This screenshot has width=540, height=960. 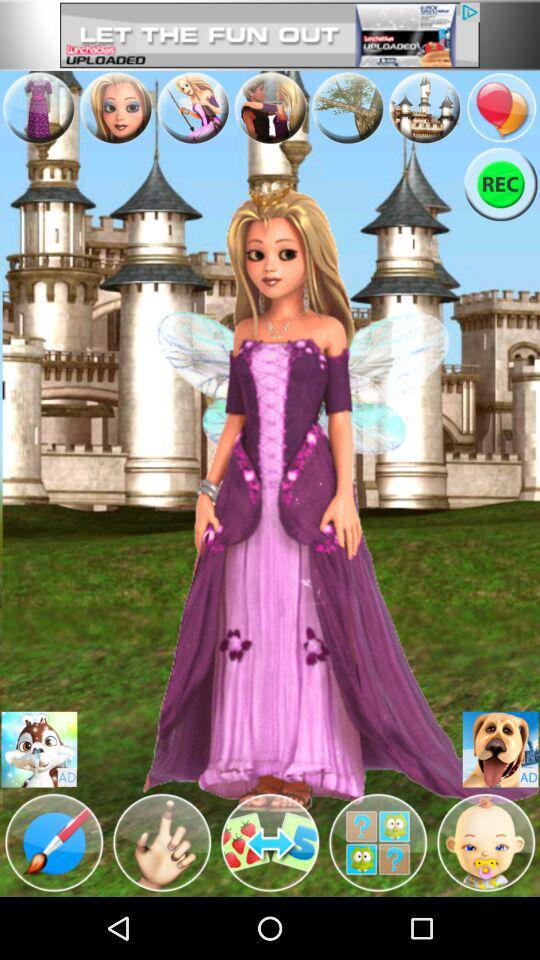 What do you see at coordinates (39, 748) in the screenshot?
I see `image` at bounding box center [39, 748].